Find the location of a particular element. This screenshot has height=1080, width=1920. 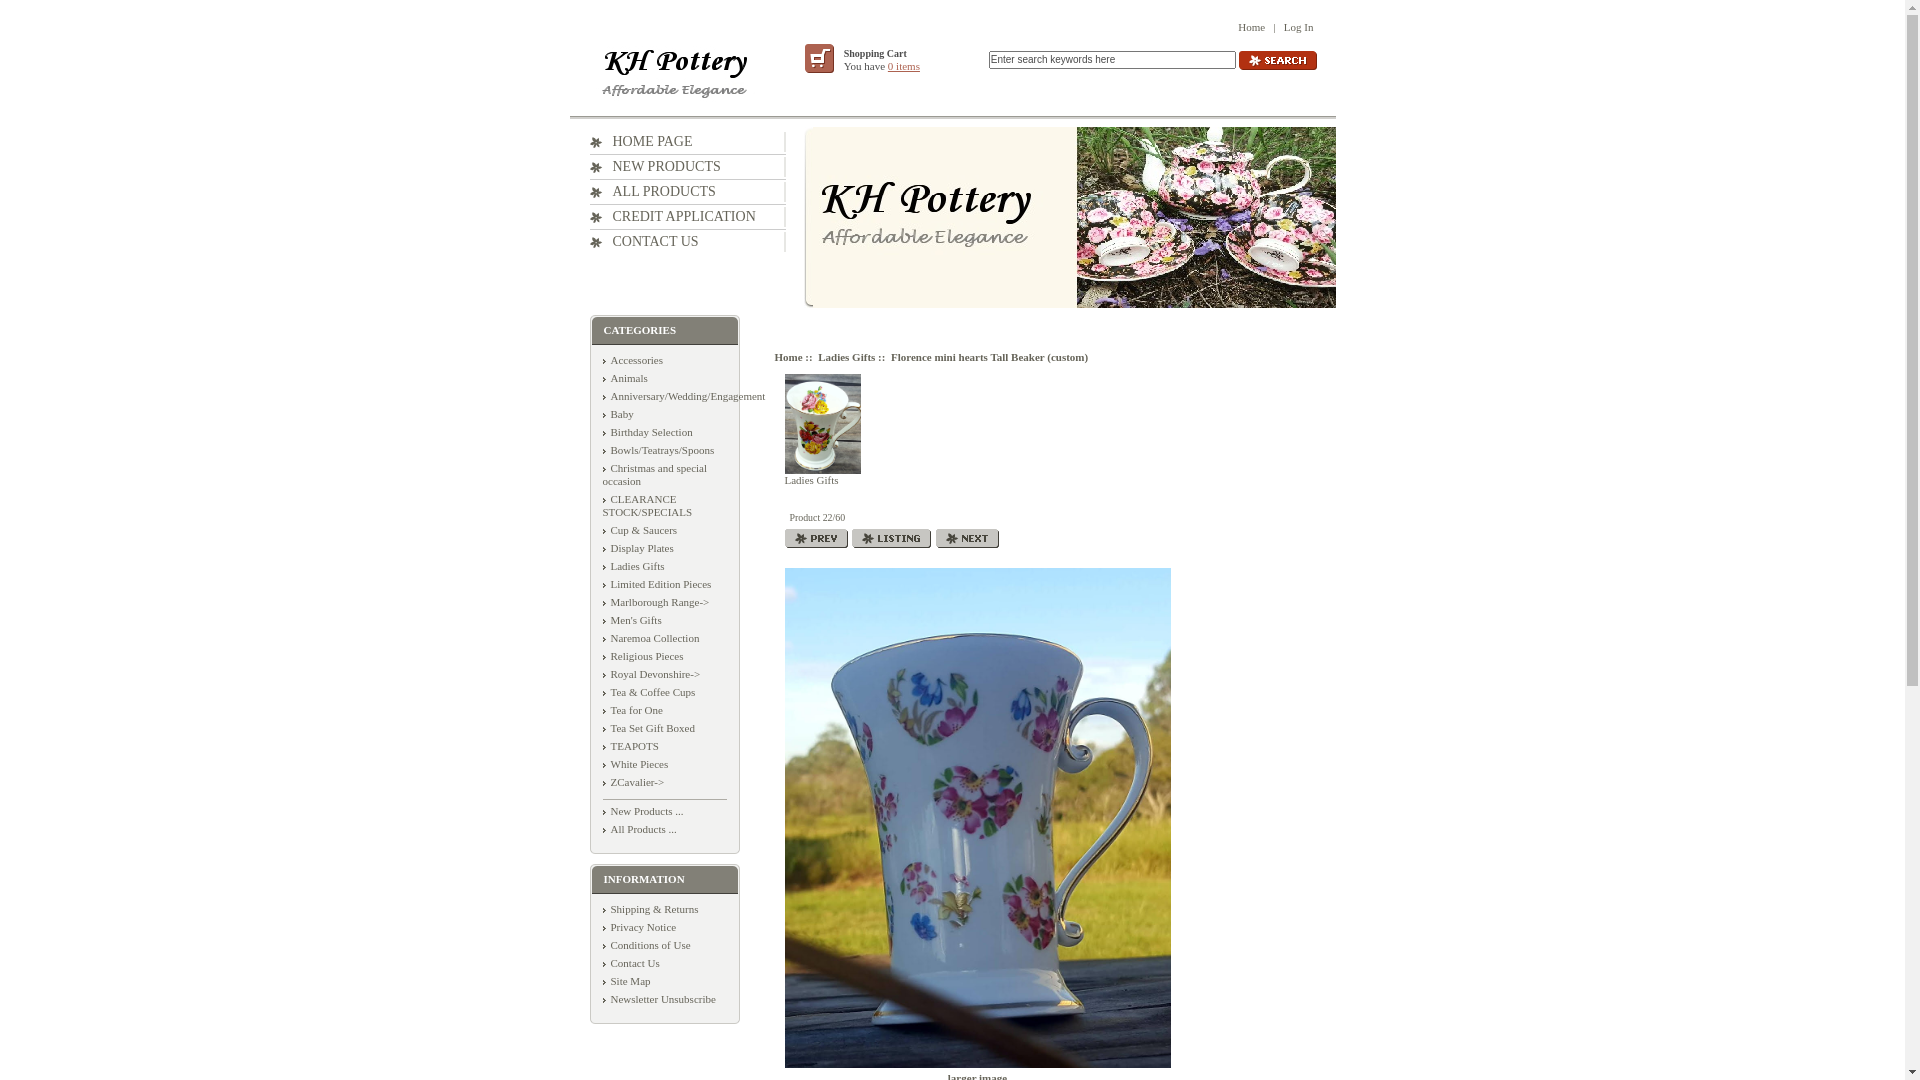

'Naremoa Collection' is located at coordinates (650, 637).